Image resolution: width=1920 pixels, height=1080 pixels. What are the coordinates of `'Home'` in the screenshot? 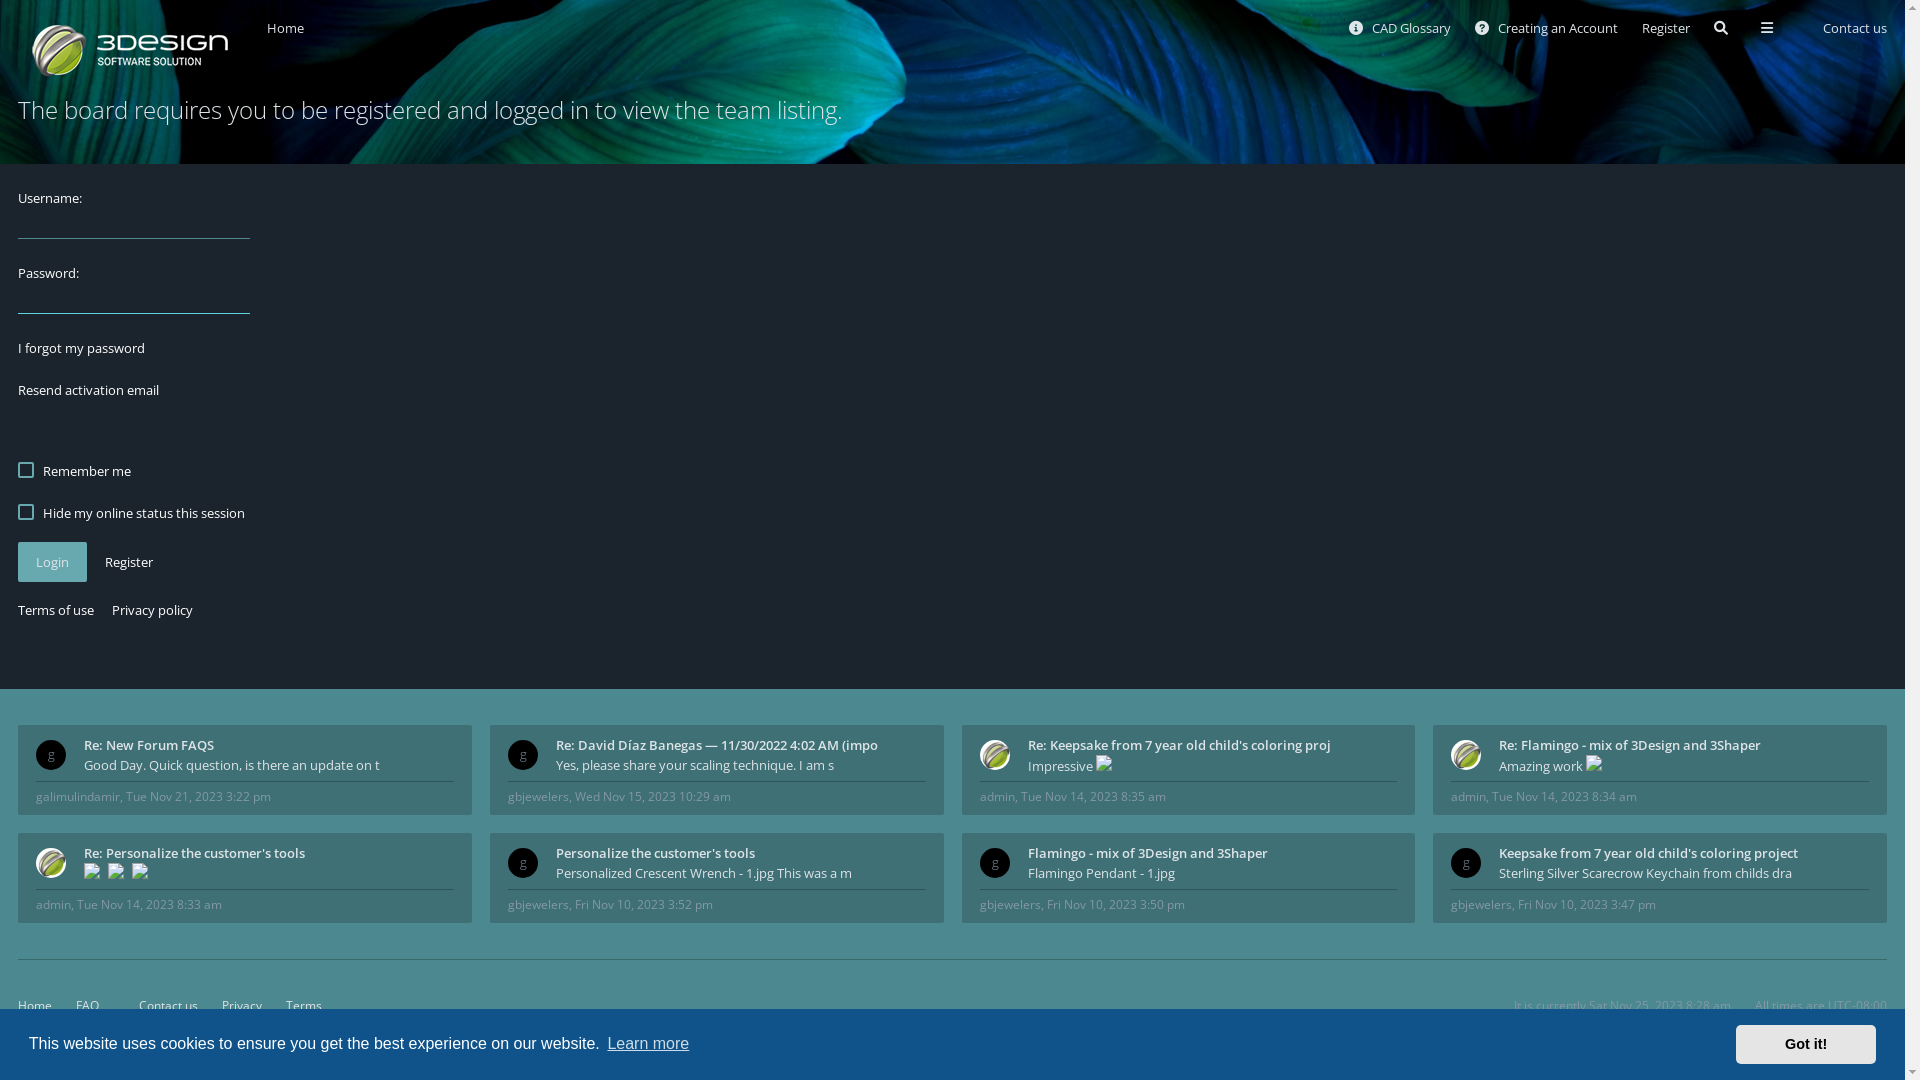 It's located at (266, 27).